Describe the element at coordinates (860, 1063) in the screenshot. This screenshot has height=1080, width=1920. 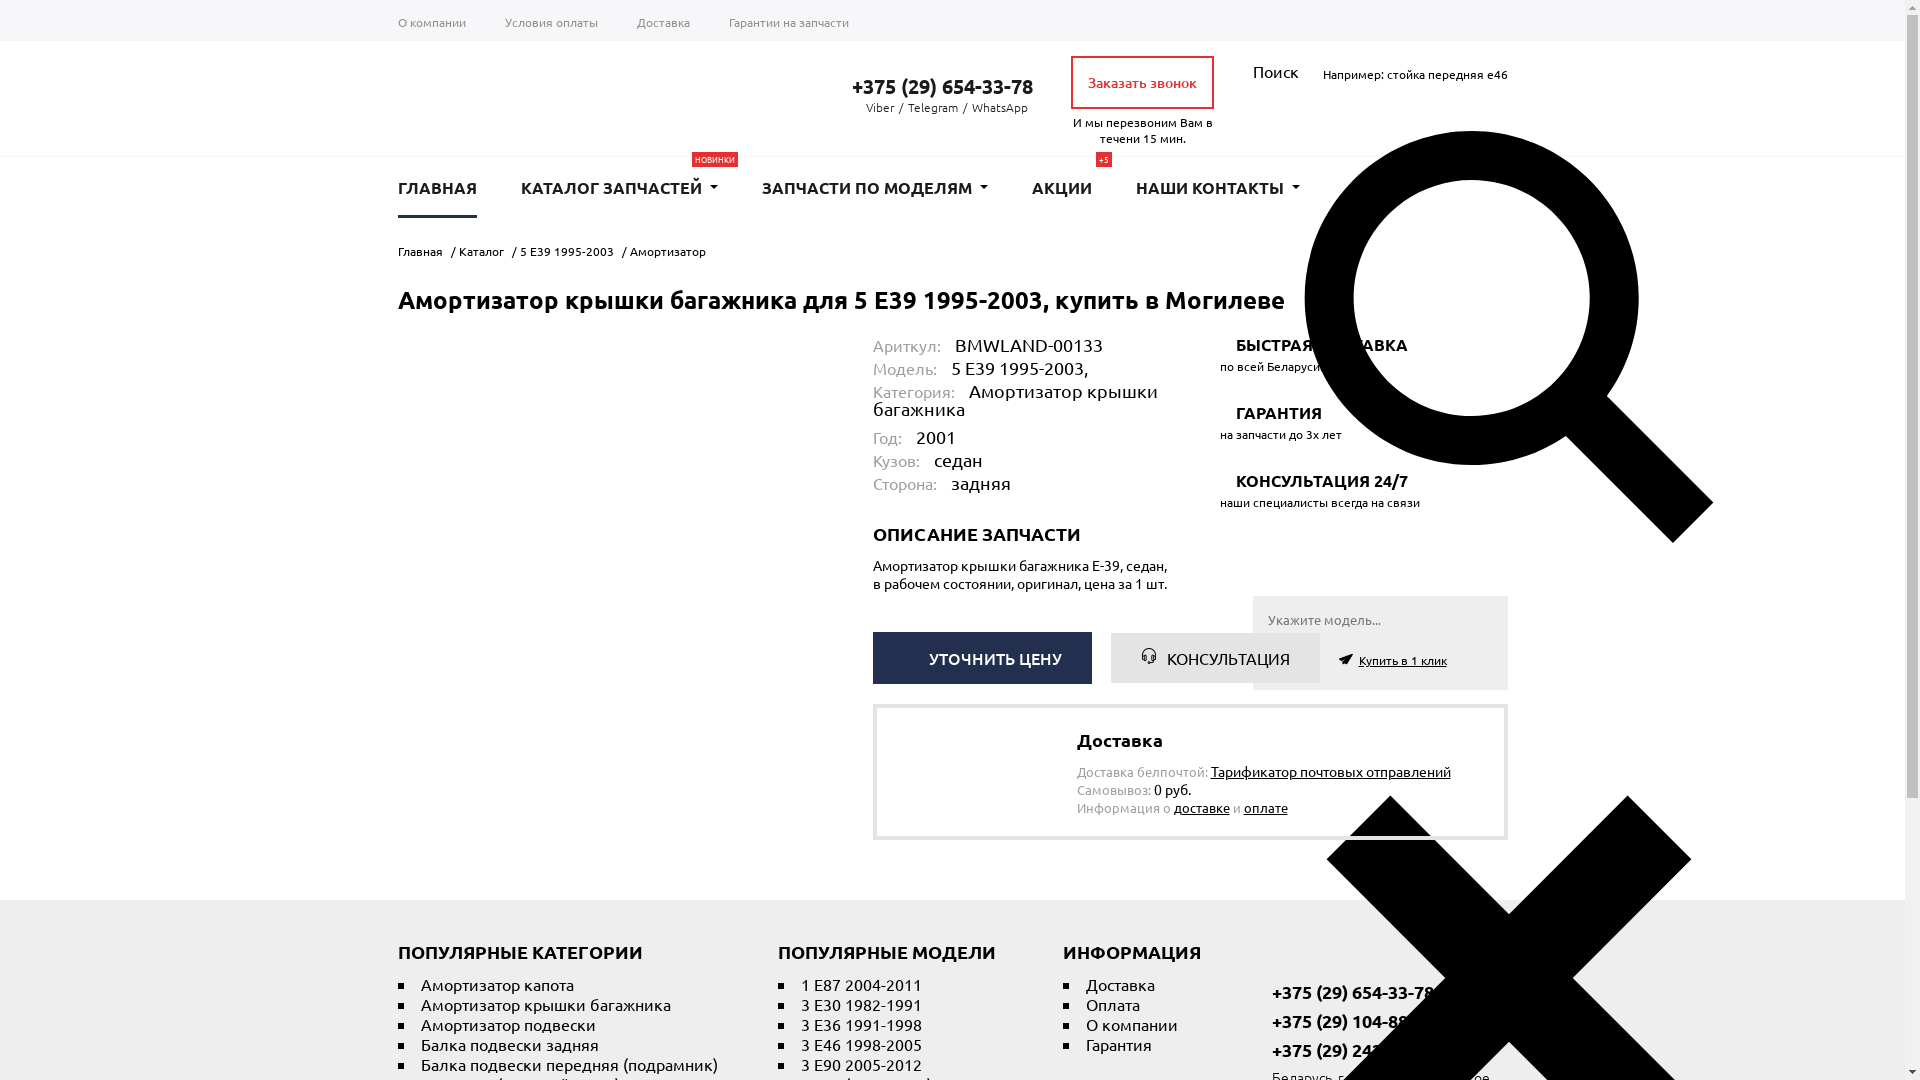
I see `'3 E90 2005-2012'` at that location.